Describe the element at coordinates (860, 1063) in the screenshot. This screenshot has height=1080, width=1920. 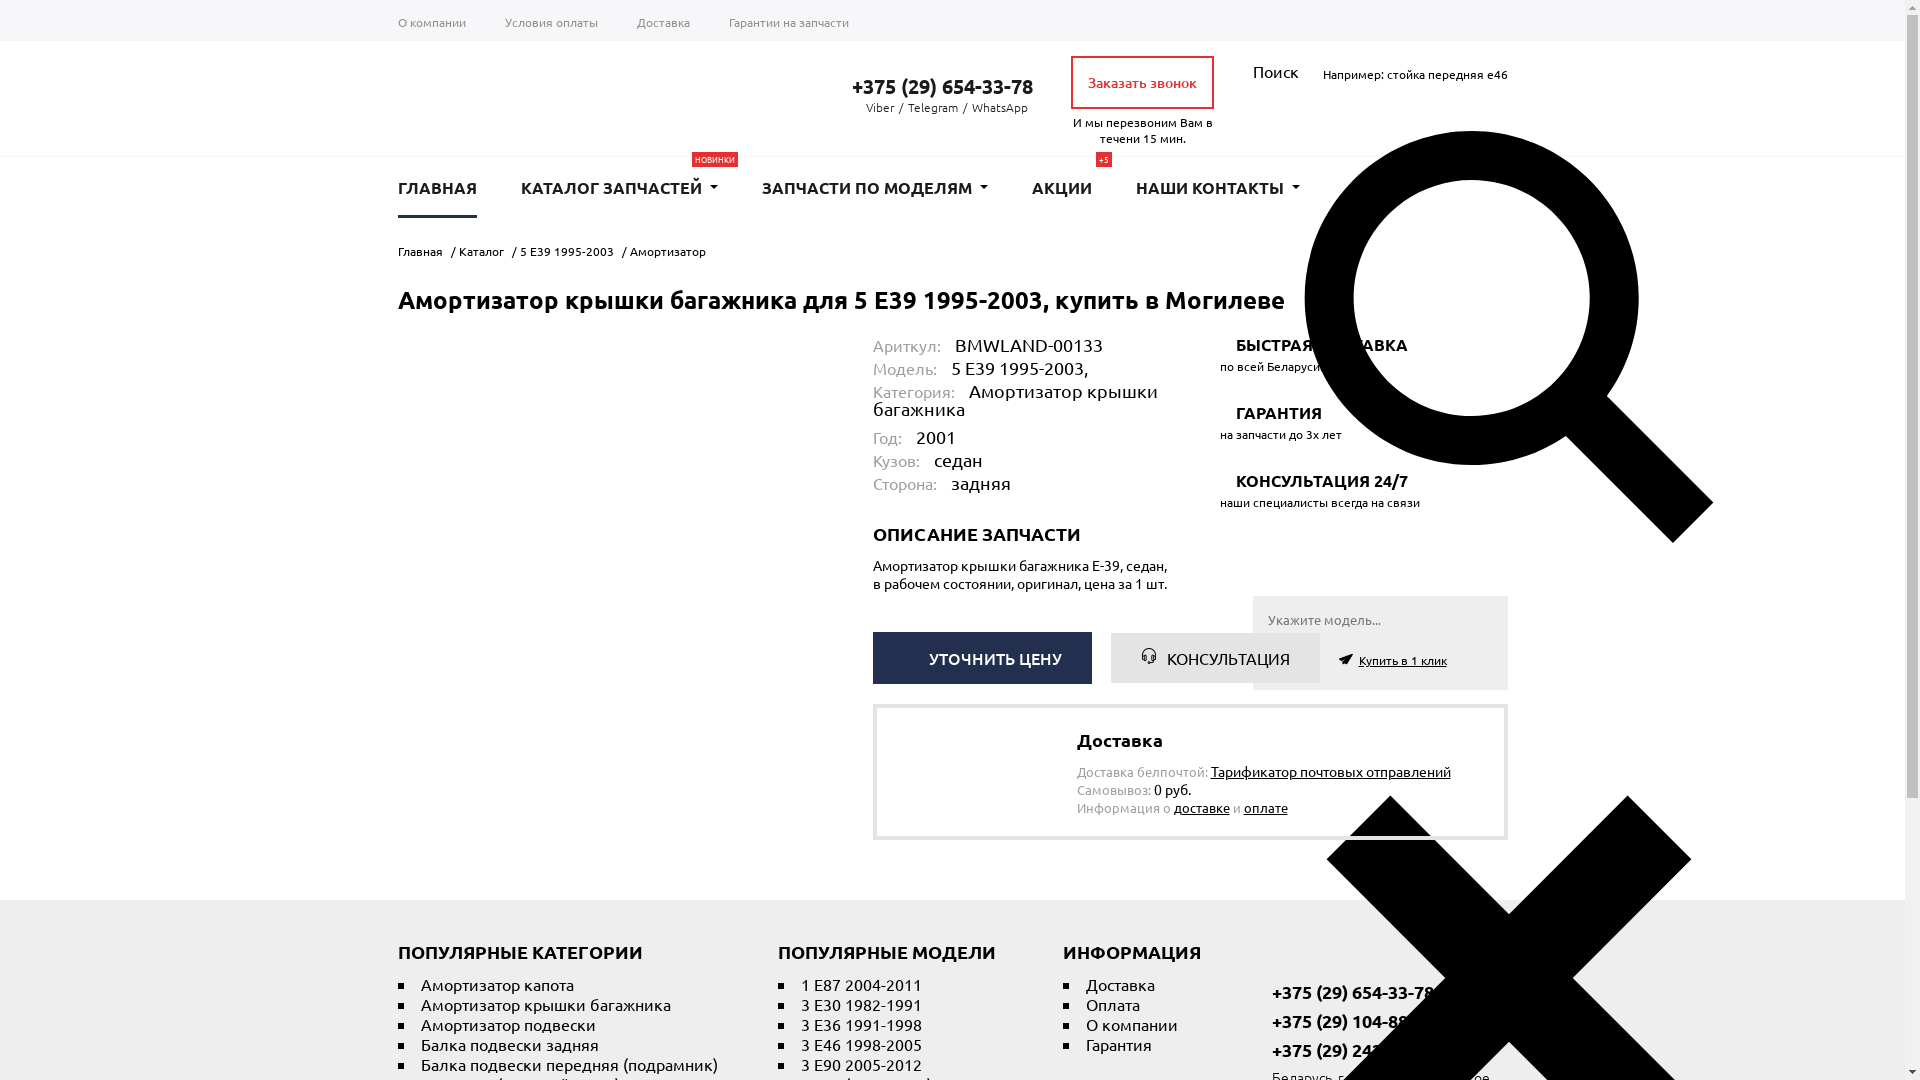
I see `'3 E90 2005-2012'` at that location.